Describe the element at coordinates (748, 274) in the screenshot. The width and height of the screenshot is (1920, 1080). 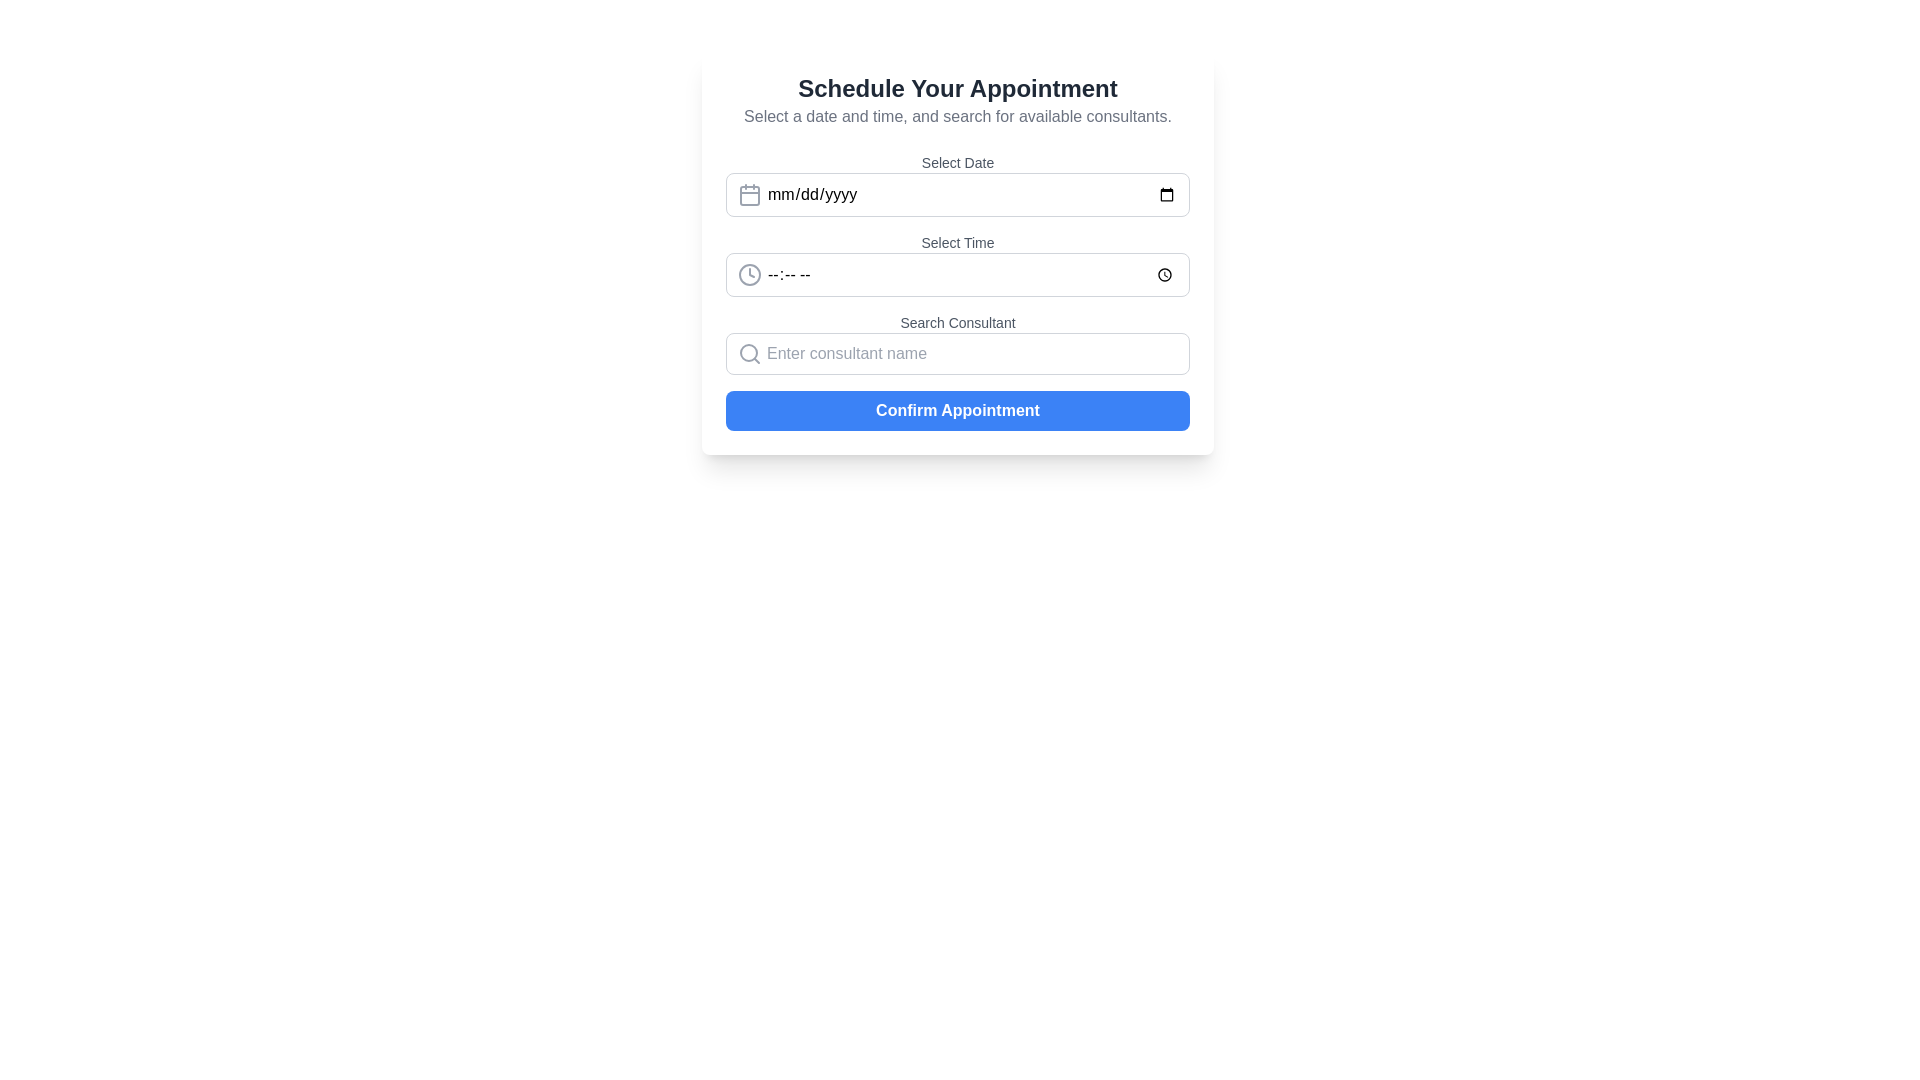
I see `the clock icon located to the left of the 'Select Time' input field, which signifies the time selection functionality` at that location.